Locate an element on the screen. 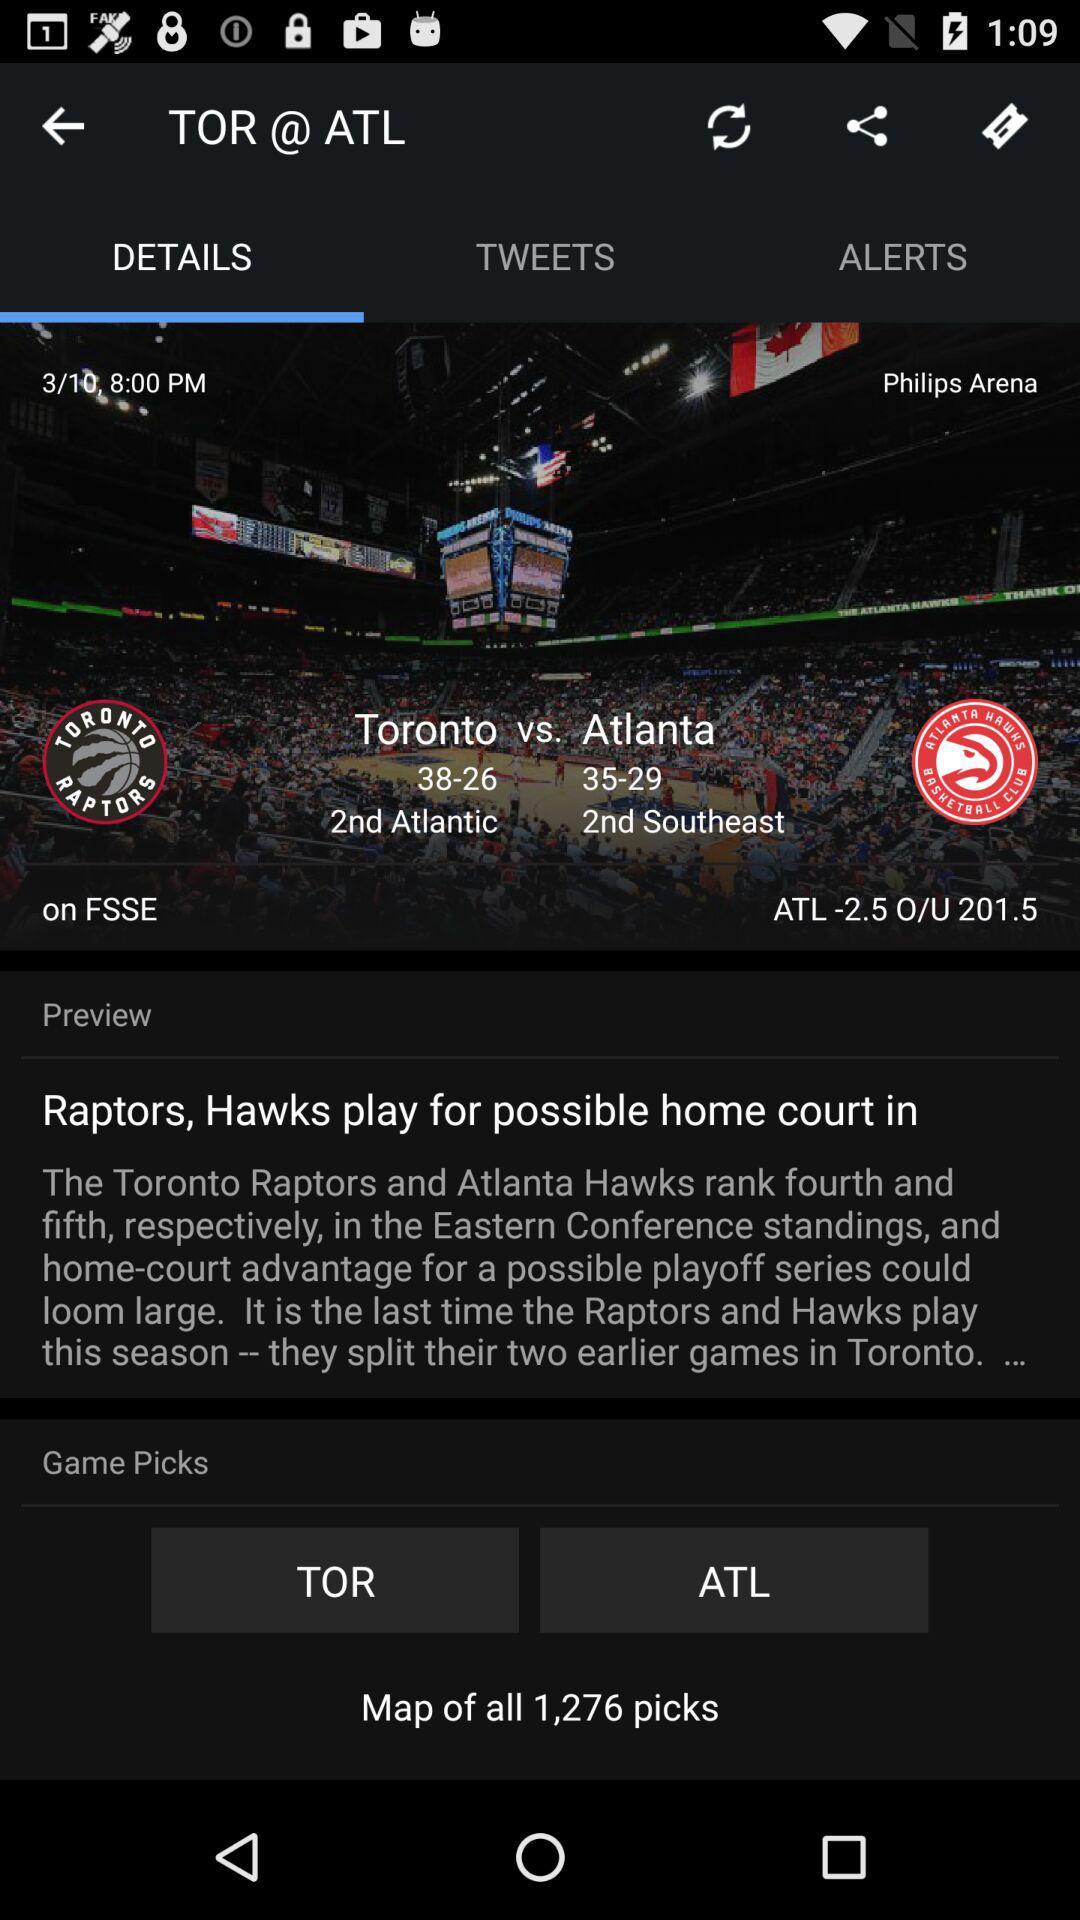  app to the right of tor @ atl is located at coordinates (729, 124).